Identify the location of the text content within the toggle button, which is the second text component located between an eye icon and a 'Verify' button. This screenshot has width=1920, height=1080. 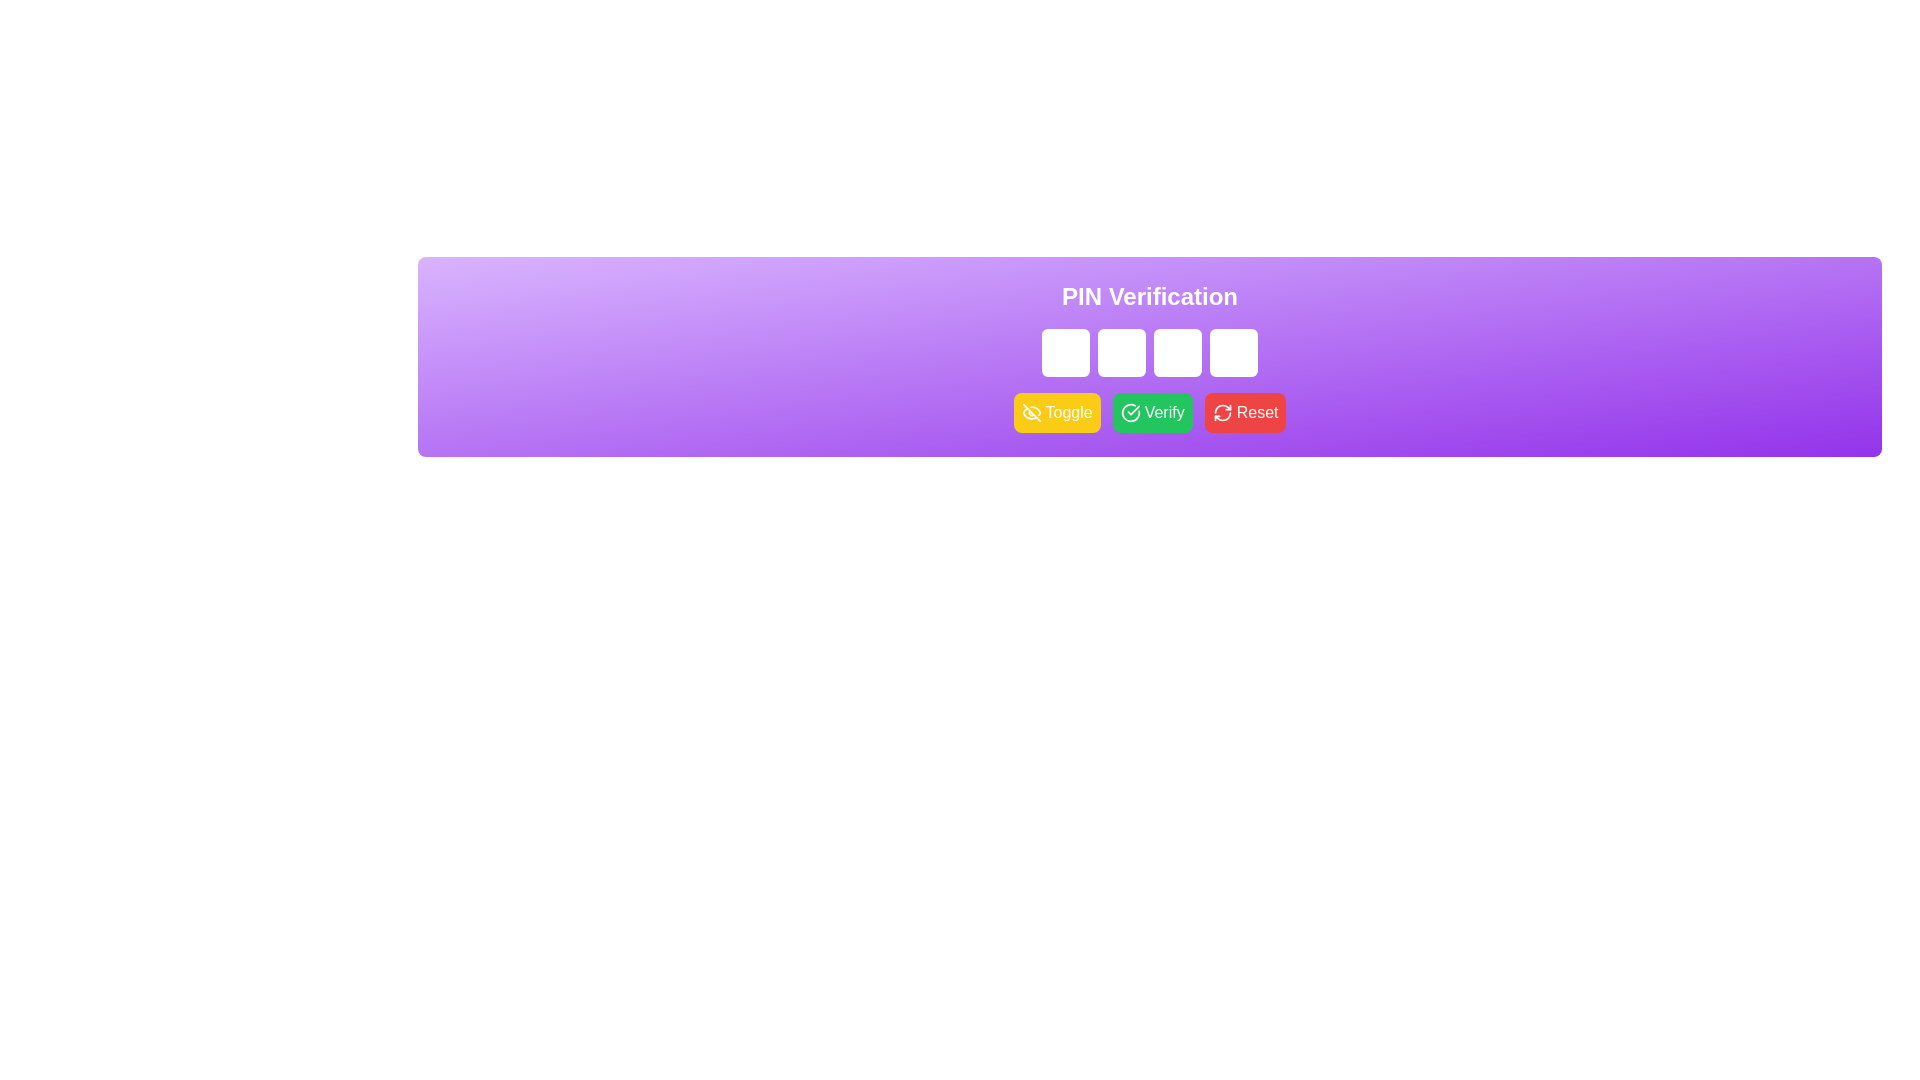
(1068, 411).